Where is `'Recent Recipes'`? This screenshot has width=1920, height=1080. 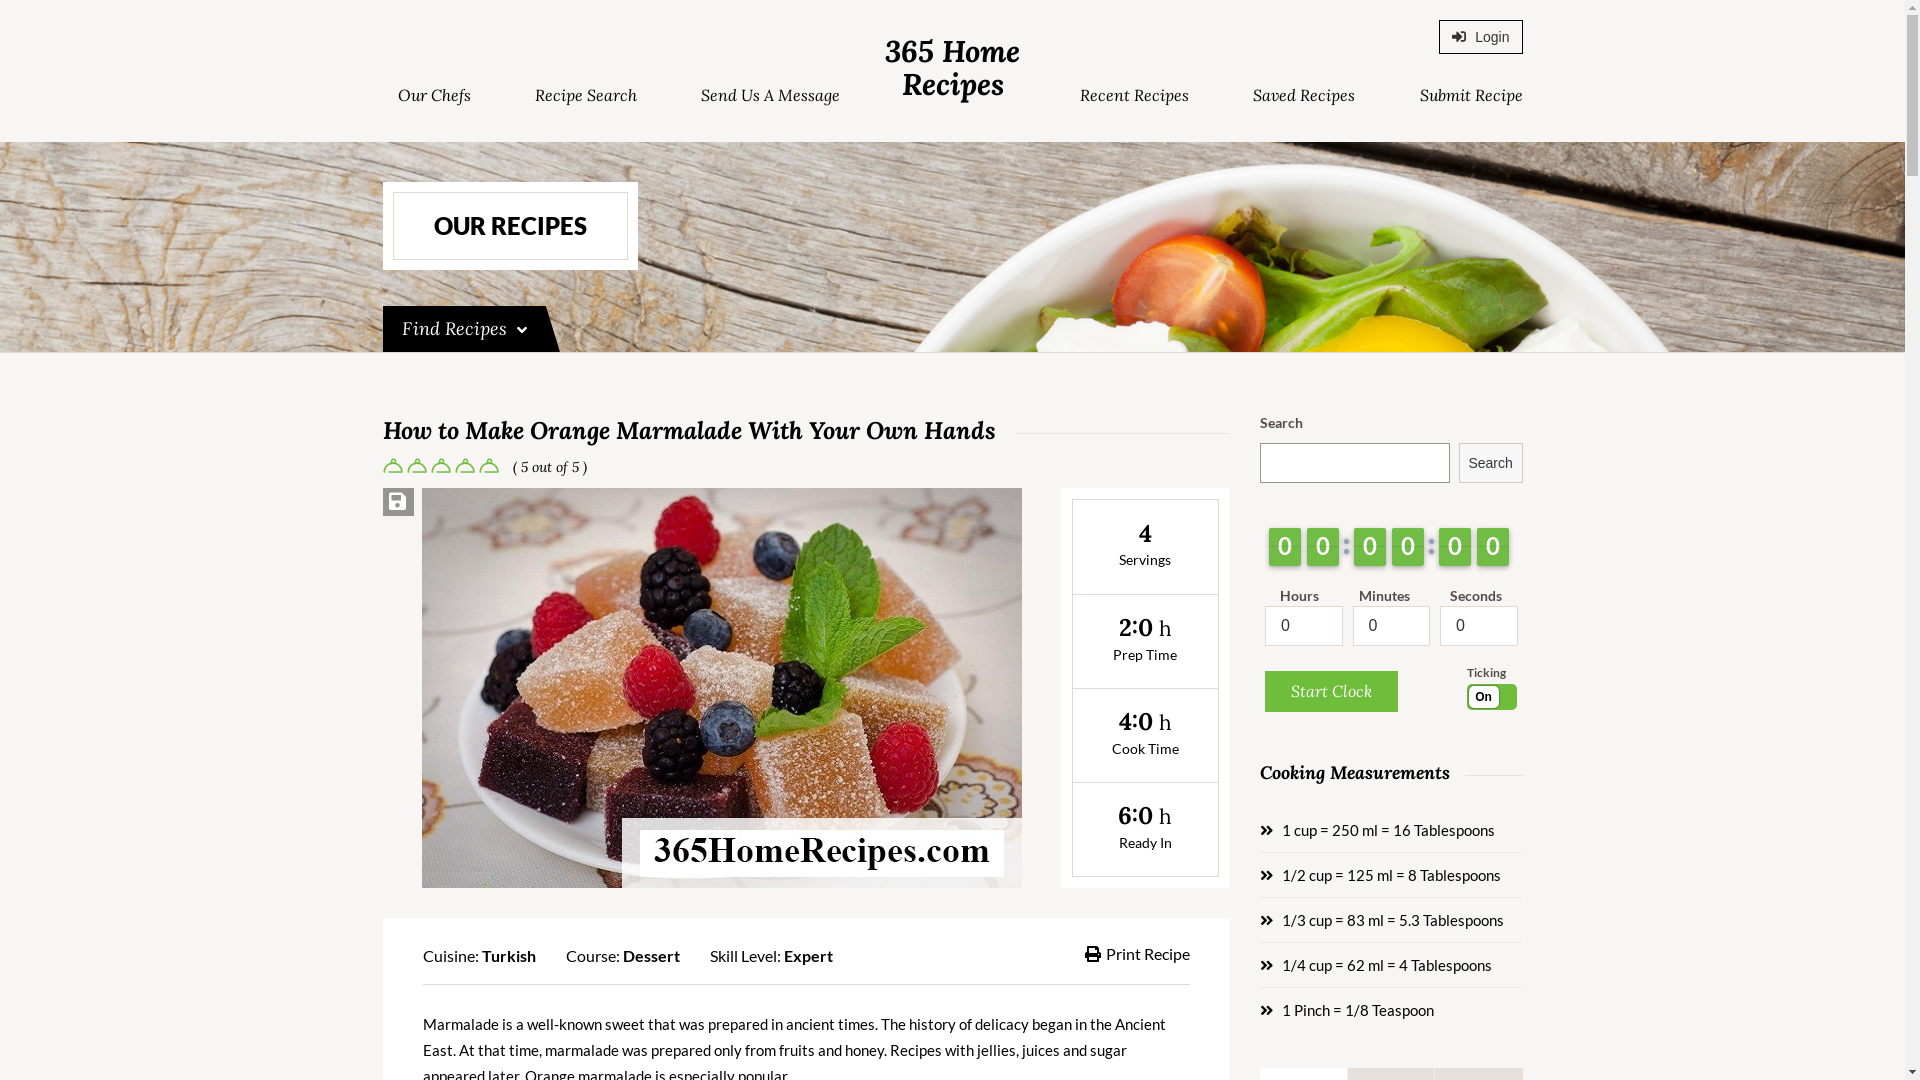 'Recent Recipes' is located at coordinates (1134, 96).